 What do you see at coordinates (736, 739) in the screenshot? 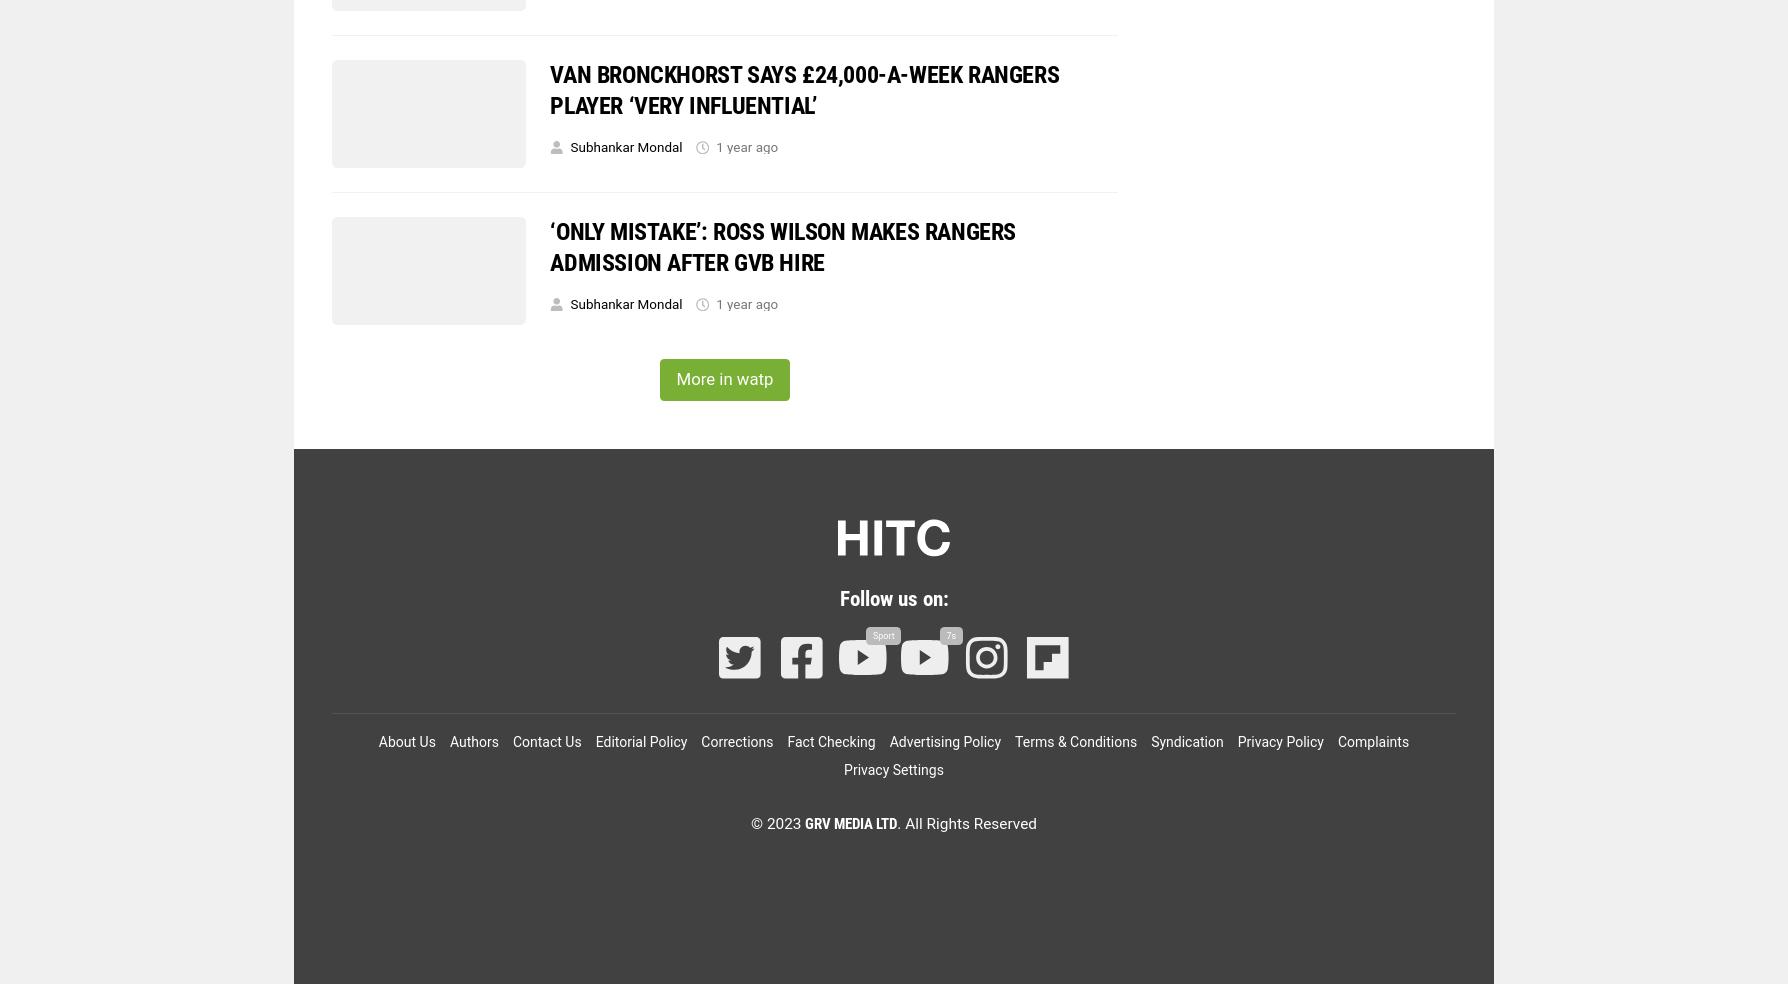
I see `'Corrections'` at bounding box center [736, 739].